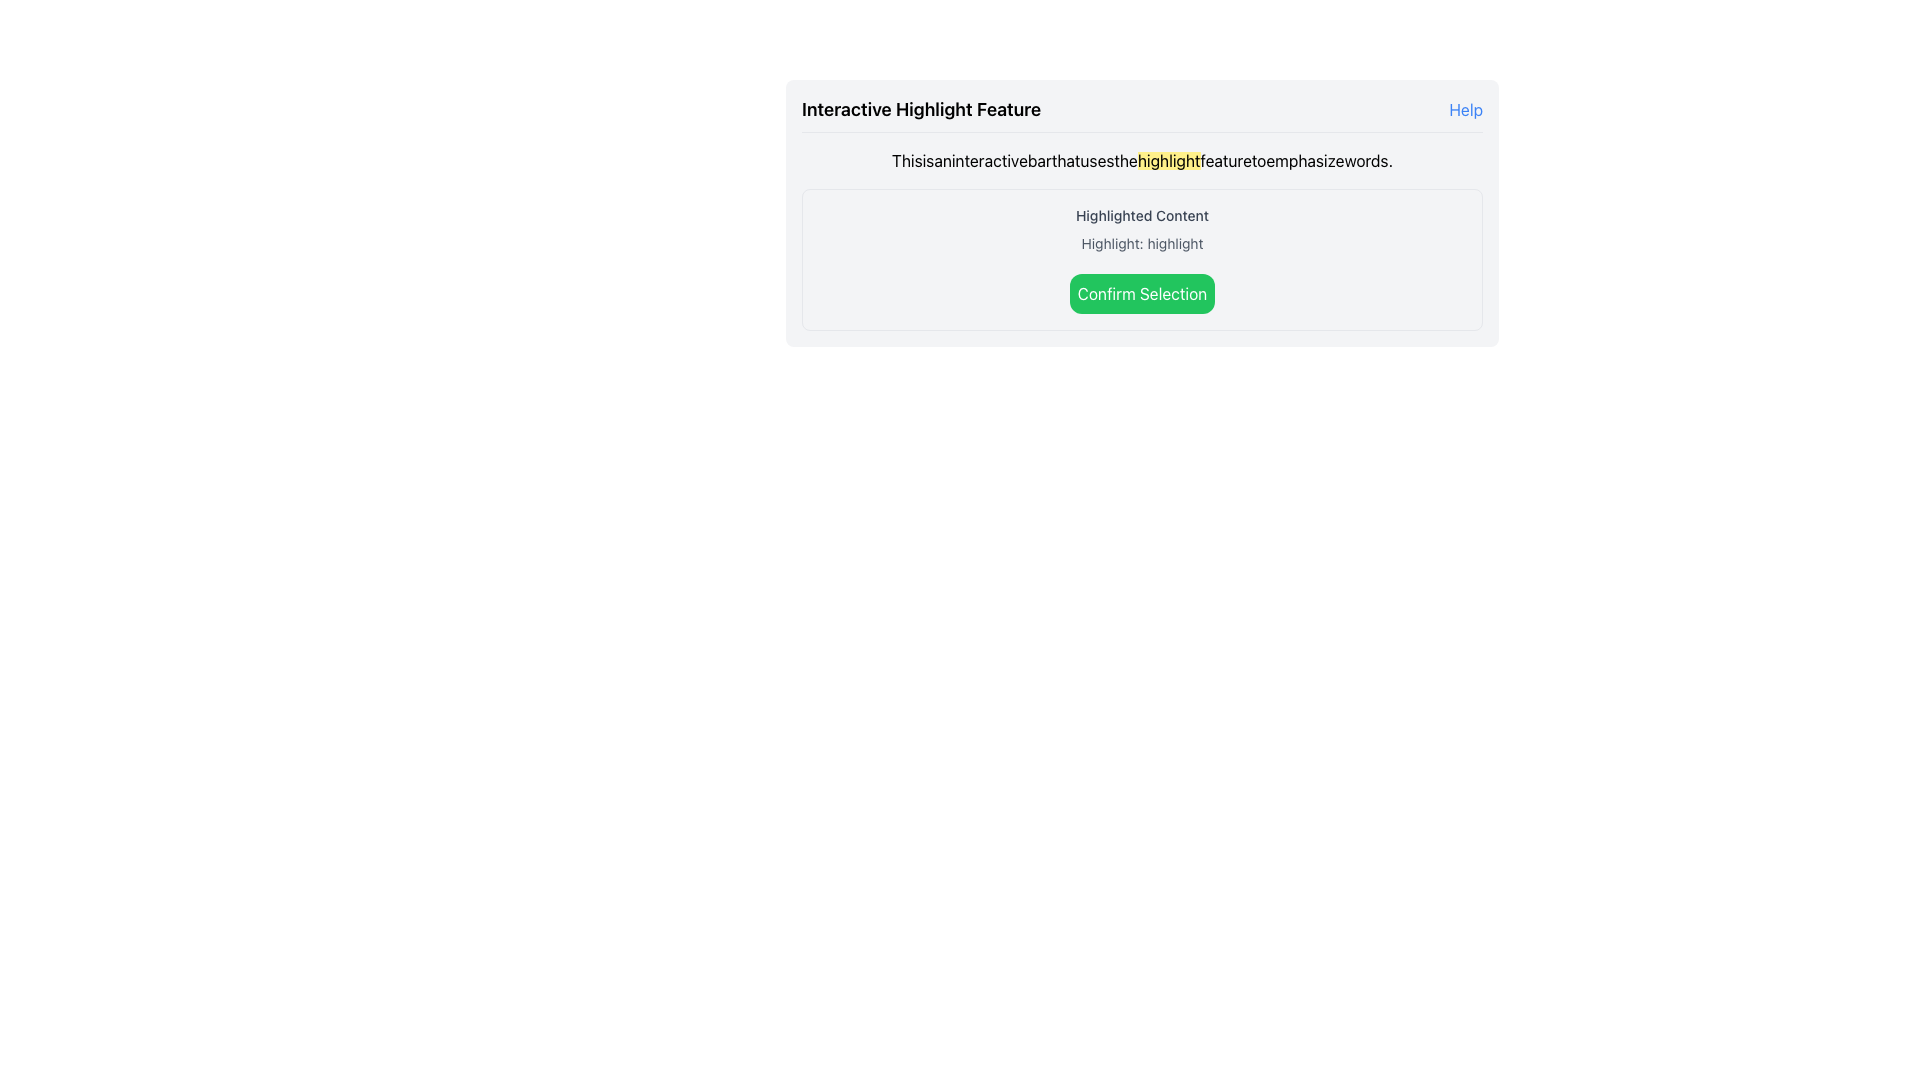 Image resolution: width=1920 pixels, height=1080 pixels. I want to click on the Text Label indicating the highlighted or selected value, which is located below the title 'Highlighted Content' and above the 'Confirm Selection' button, so click(1142, 242).